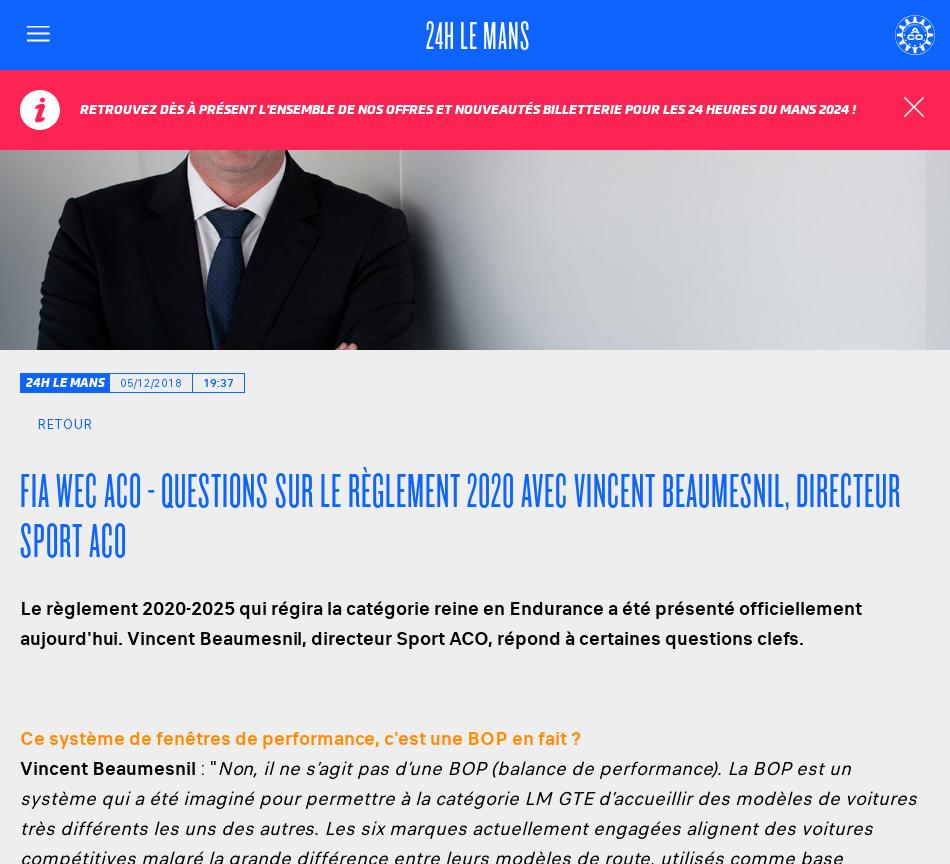  What do you see at coordinates (473, 401) in the screenshot?
I see `'Informations Pratiques'` at bounding box center [473, 401].